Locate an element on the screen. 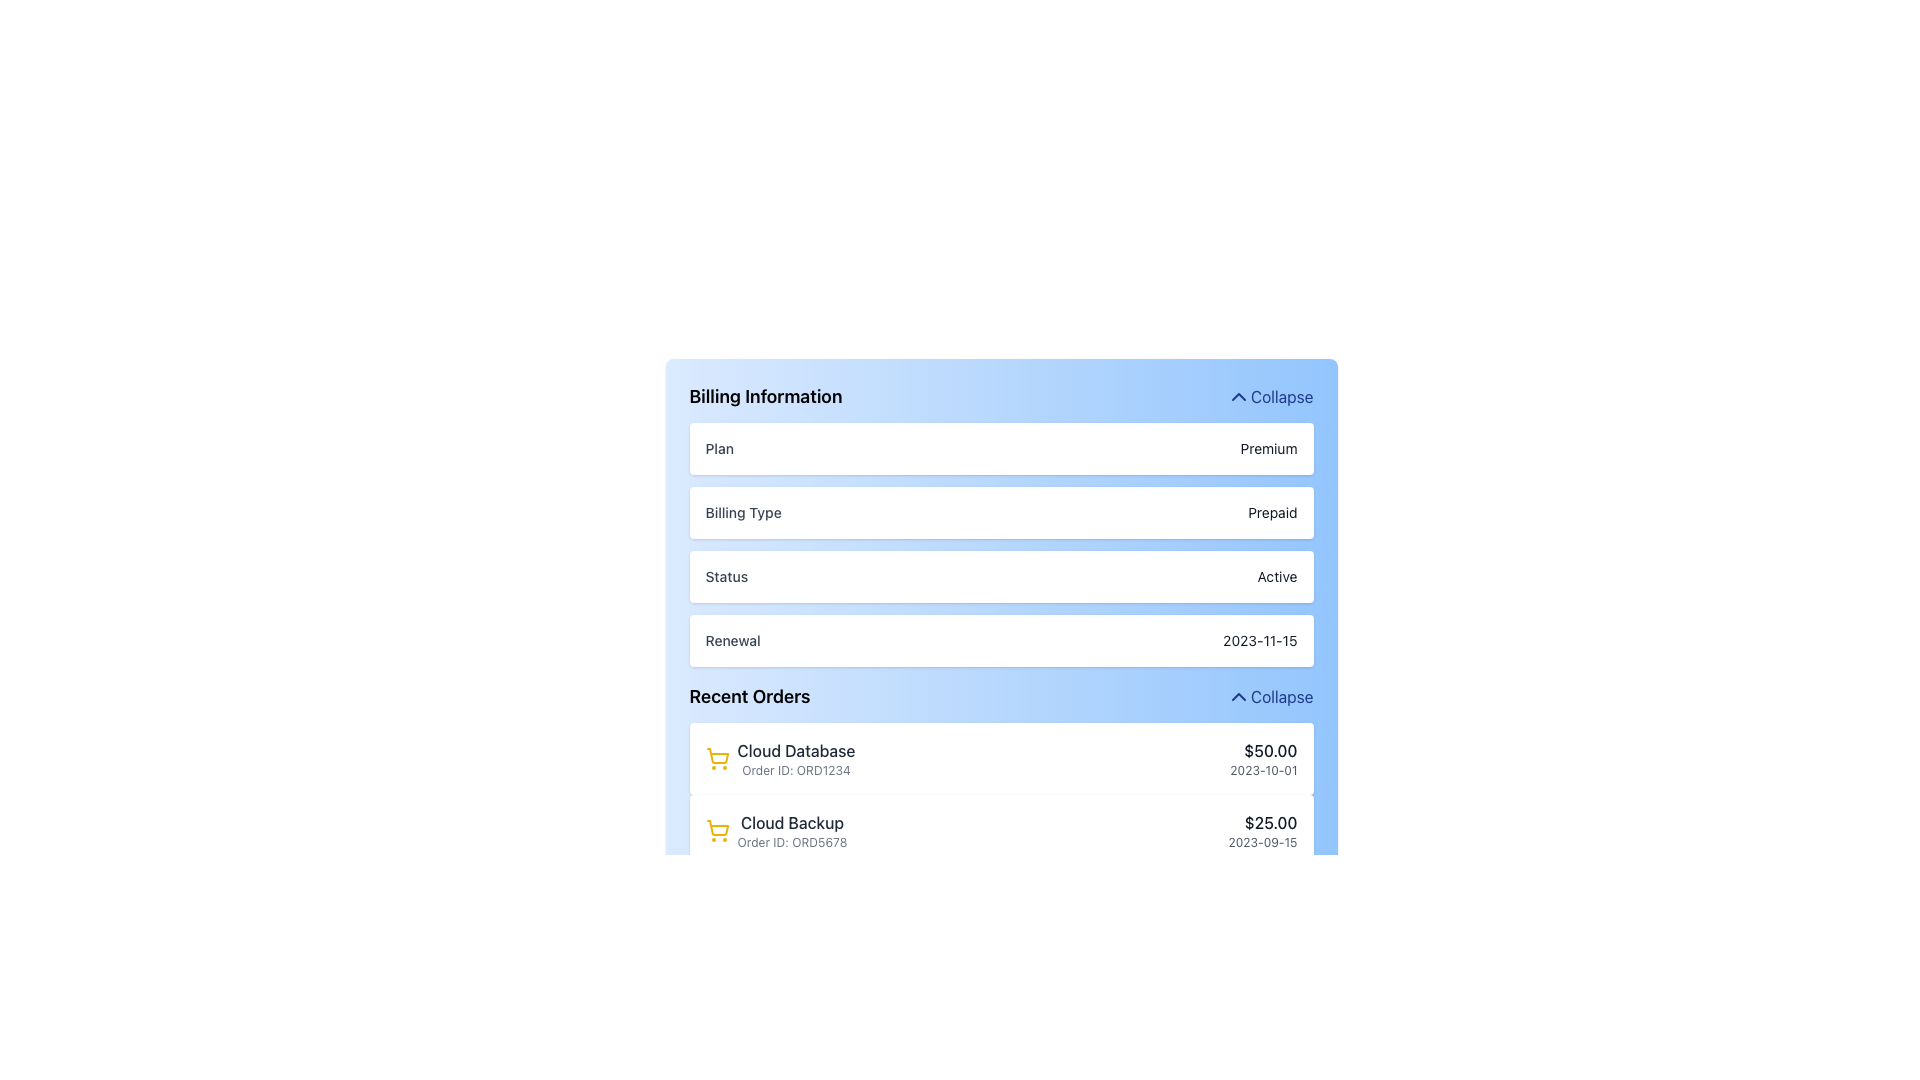 Image resolution: width=1920 pixels, height=1080 pixels. the yellow shopping cart icon located to the left of the 'Cloud Database' text and 'Order ID: ORD1234' in the 'Recent Orders' section is located at coordinates (717, 759).